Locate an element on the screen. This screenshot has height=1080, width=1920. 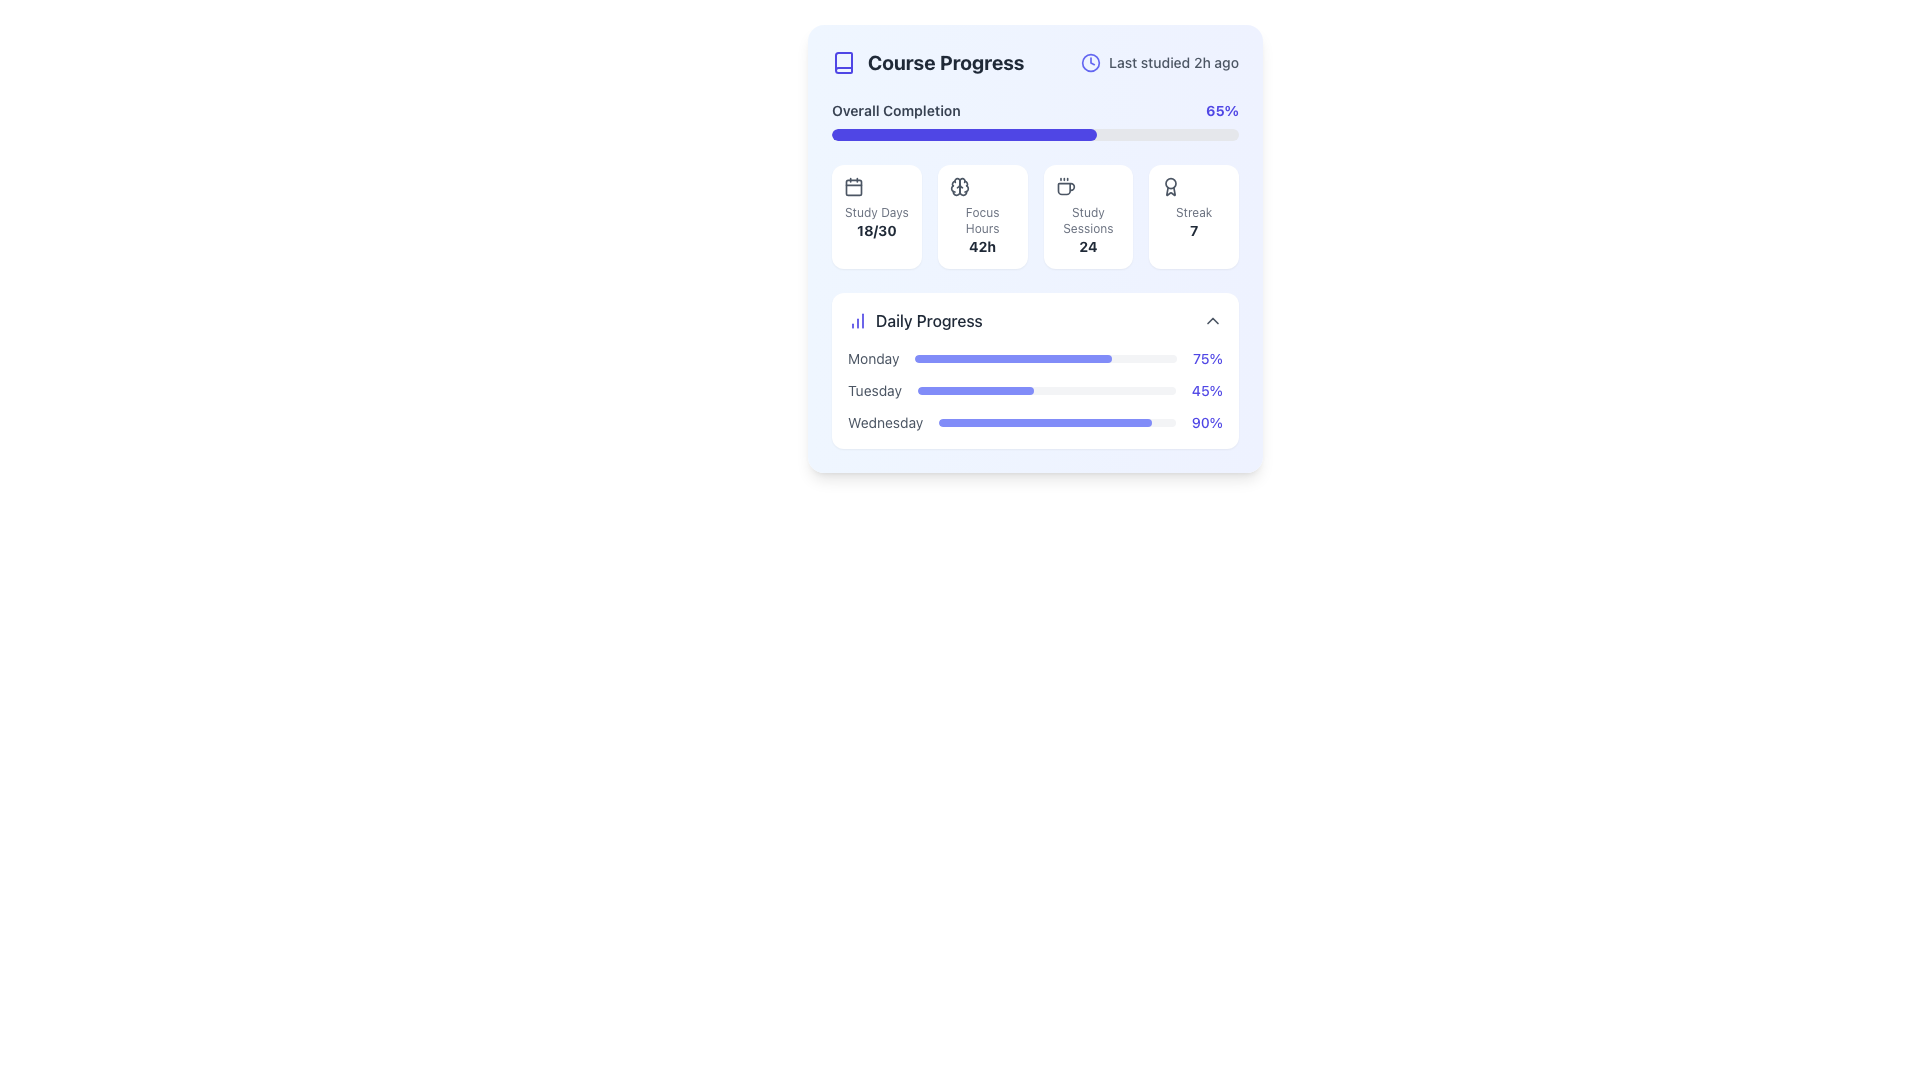
the Progress Bar located in the 'Daily Progress' subsection, which visually represents a 75% progress for Monday is located at coordinates (1045, 357).